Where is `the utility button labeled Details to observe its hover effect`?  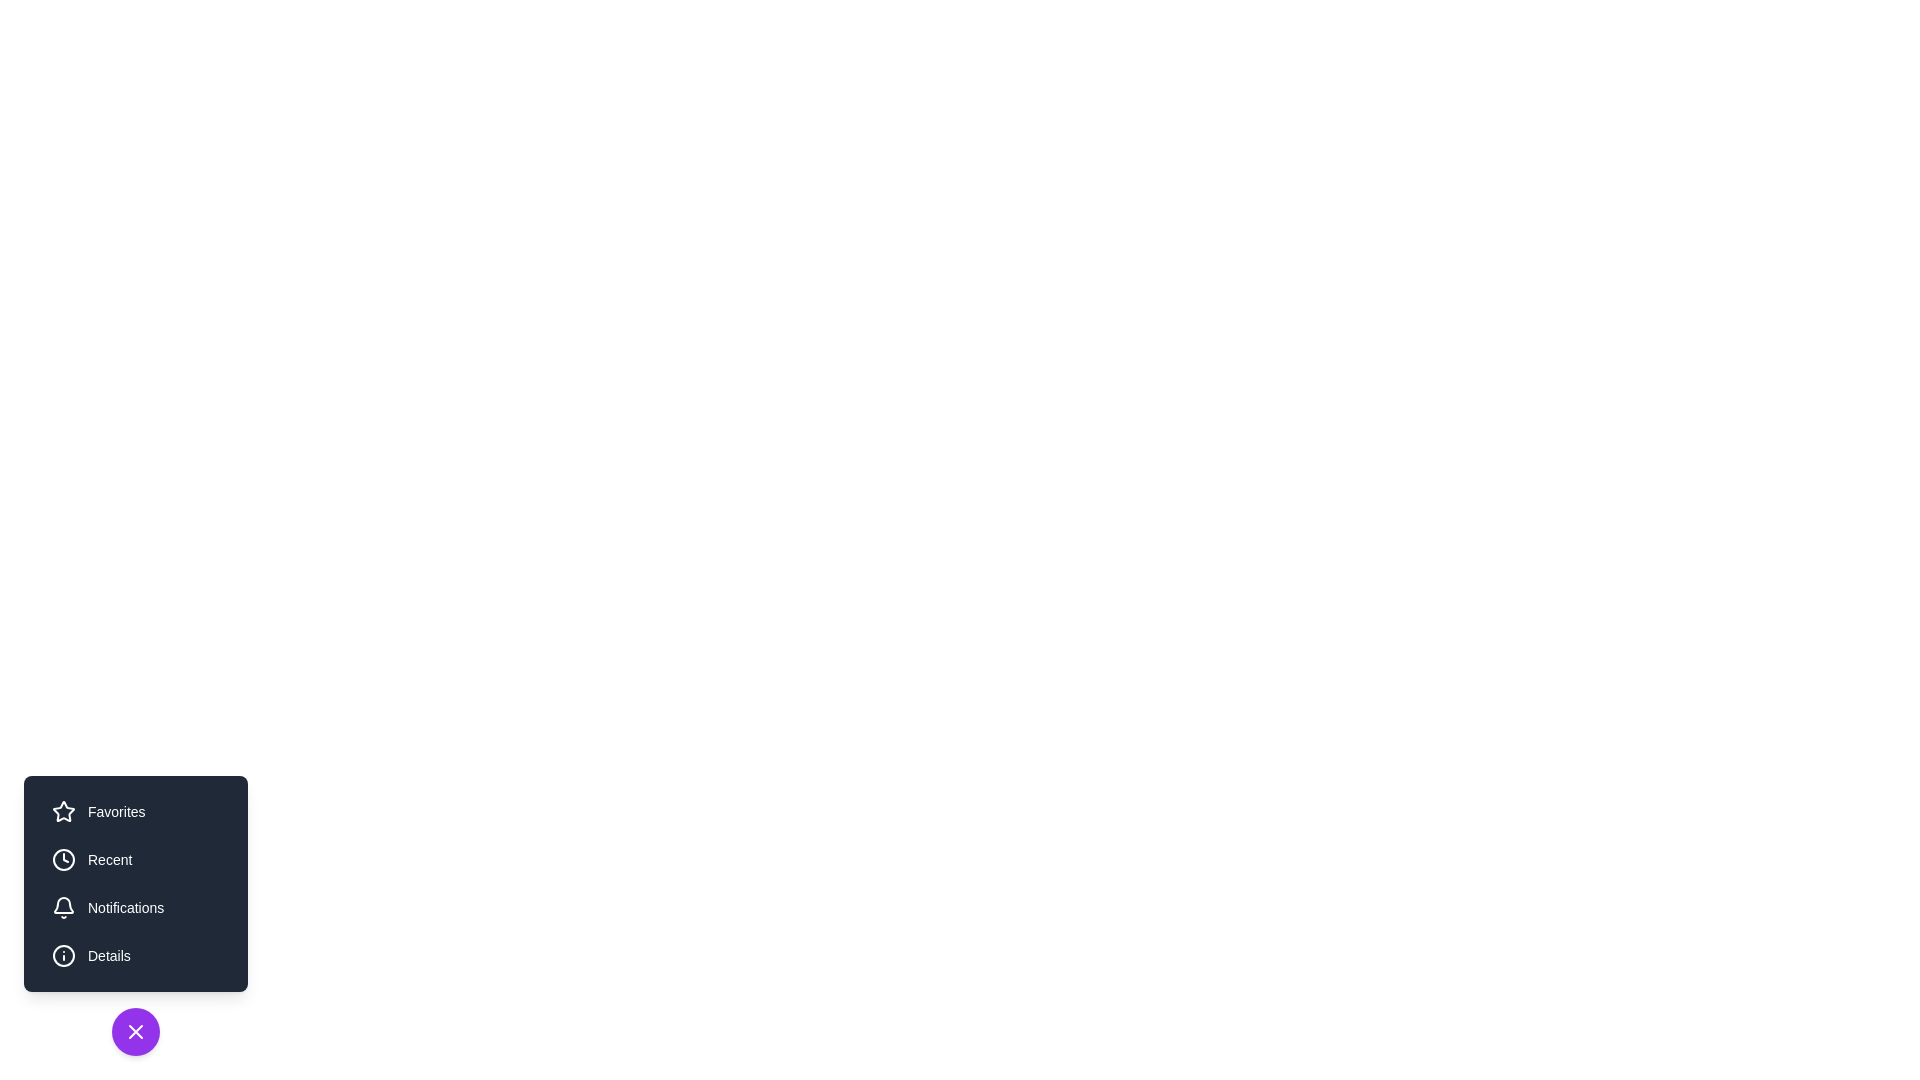
the utility button labeled Details to observe its hover effect is located at coordinates (134, 955).